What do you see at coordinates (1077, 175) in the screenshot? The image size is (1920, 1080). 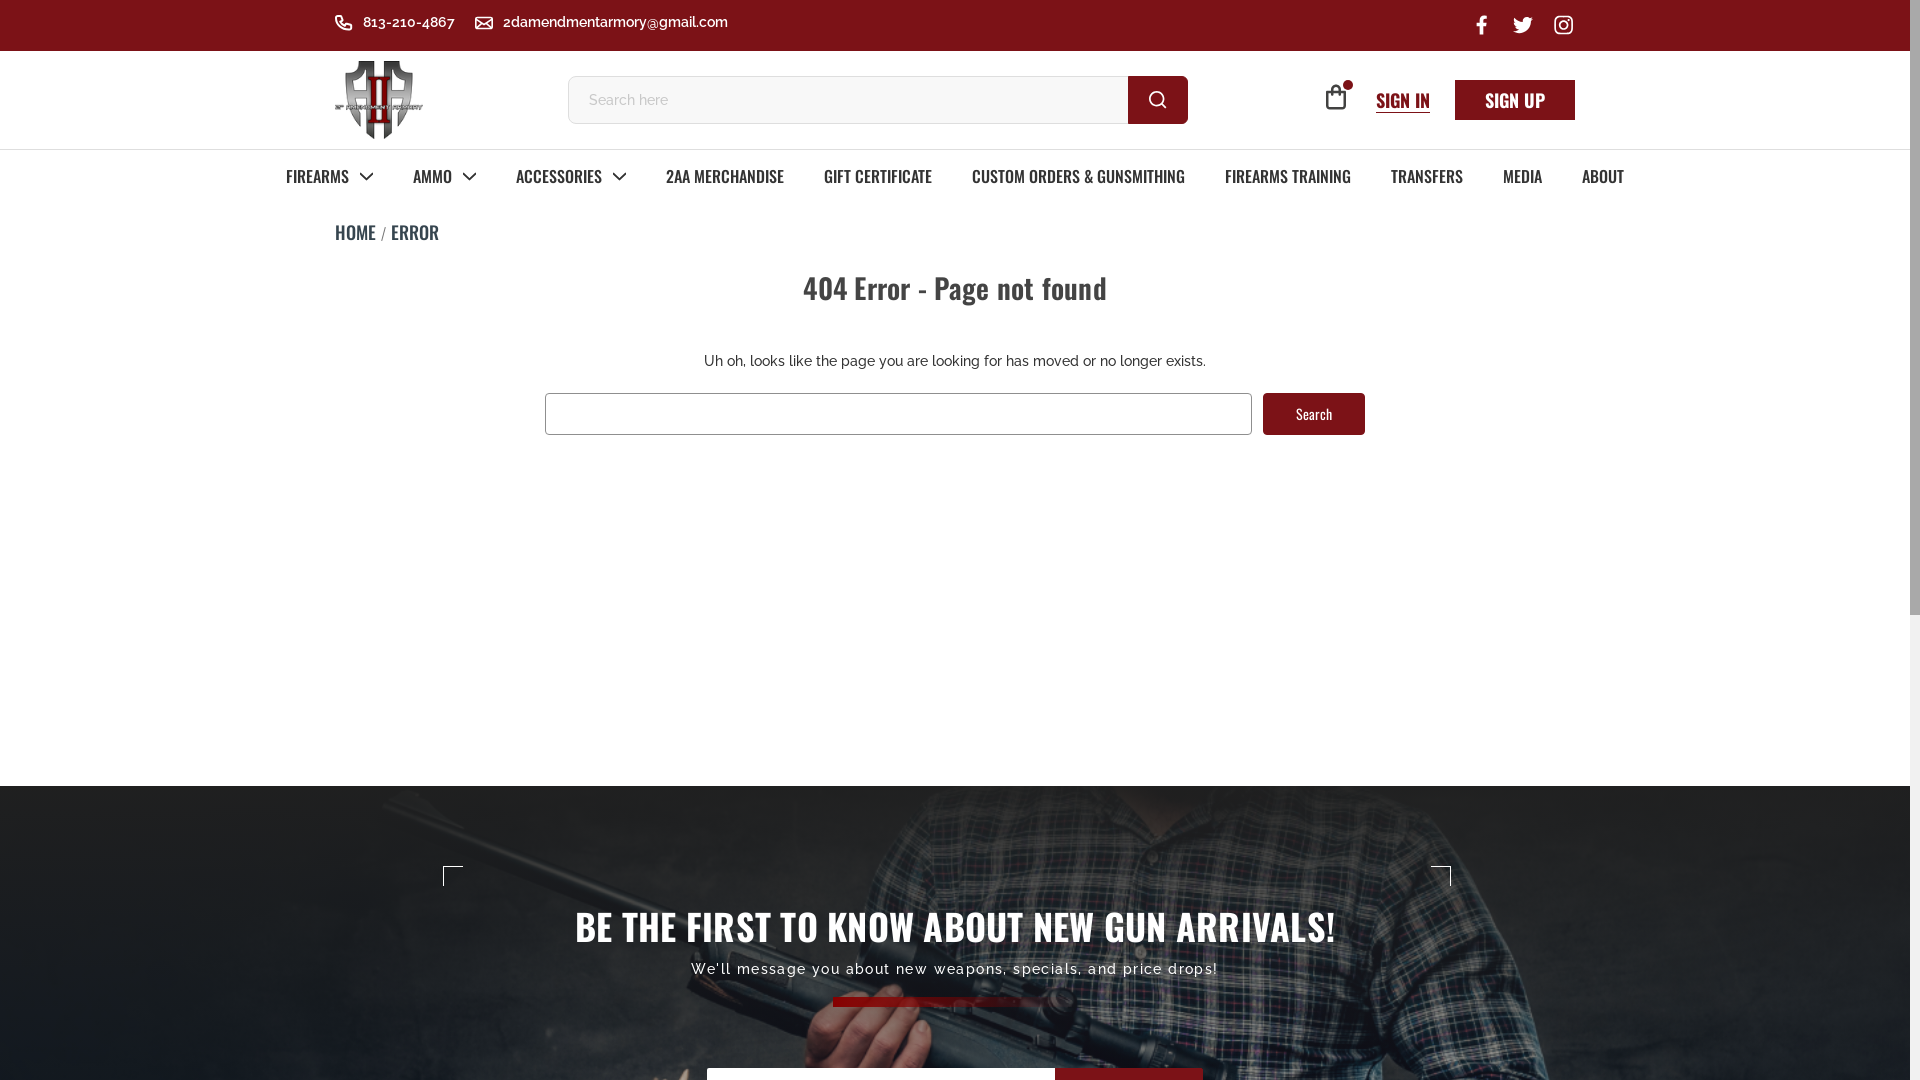 I see `'CUSTOM ORDERS & GUNSMITHING'` at bounding box center [1077, 175].